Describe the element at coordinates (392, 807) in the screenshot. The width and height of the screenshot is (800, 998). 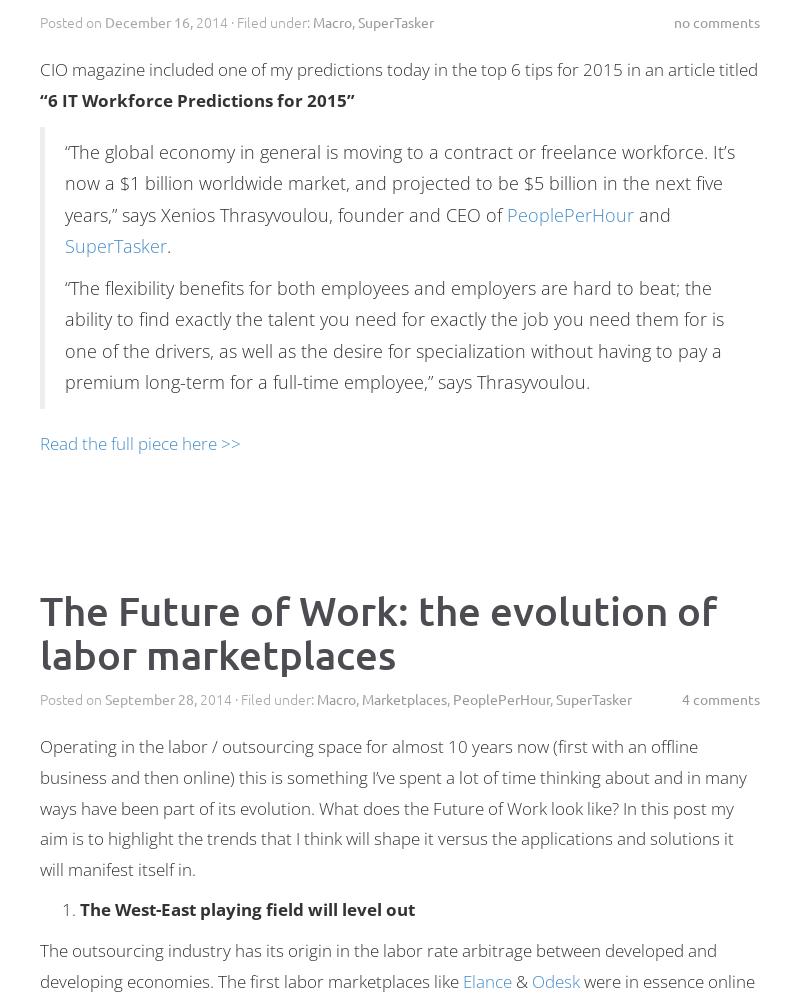
I see `'Operating in the labor / outsourcing space for almost 10 years now (first with an offline business and then online) this is something I’ve spent a lot of time thinking about and in many ways have been part of its evolution. What does the Future of Work look like? In this post my aim is to highlight the trends that I think will shape it versus the applications and solutions it will manifest itself in.'` at that location.